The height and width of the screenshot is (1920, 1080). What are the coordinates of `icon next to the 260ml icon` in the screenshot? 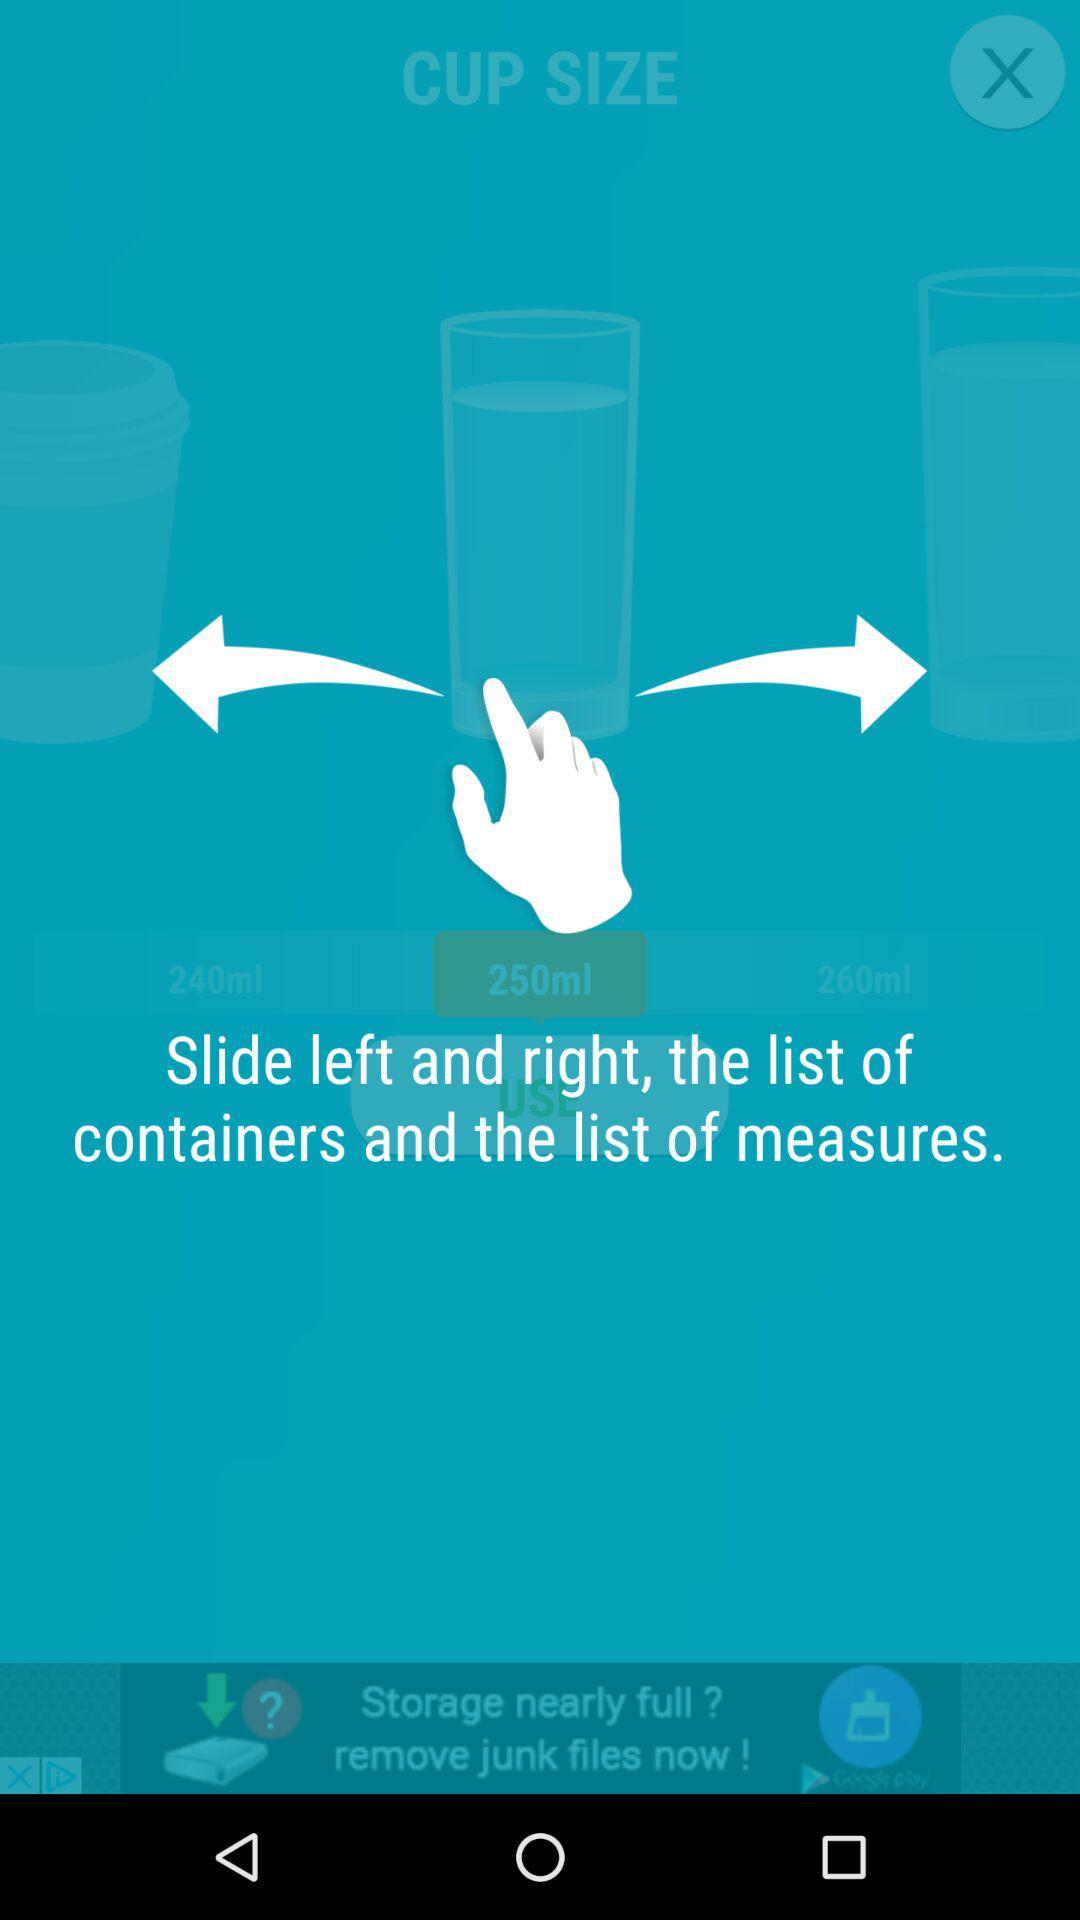 It's located at (538, 1095).